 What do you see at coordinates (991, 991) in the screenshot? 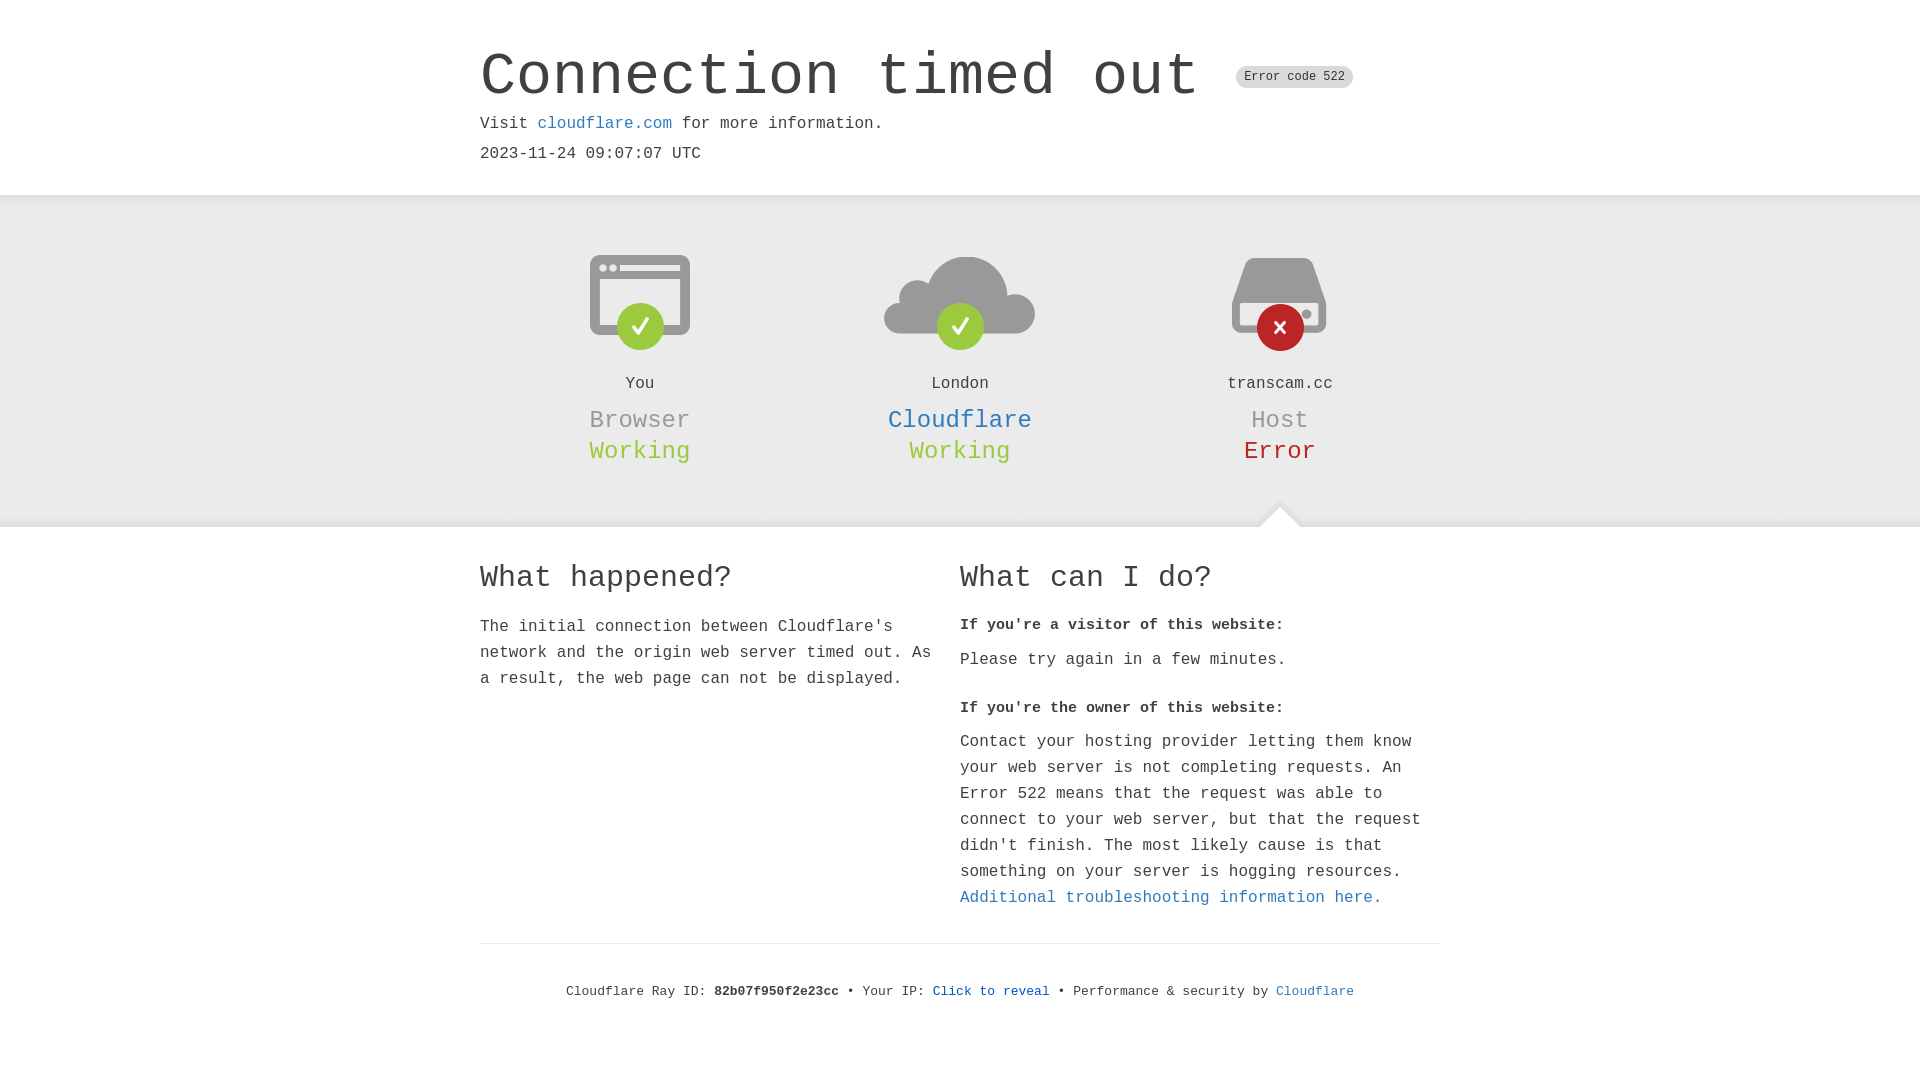
I see `'Click to reveal'` at bounding box center [991, 991].